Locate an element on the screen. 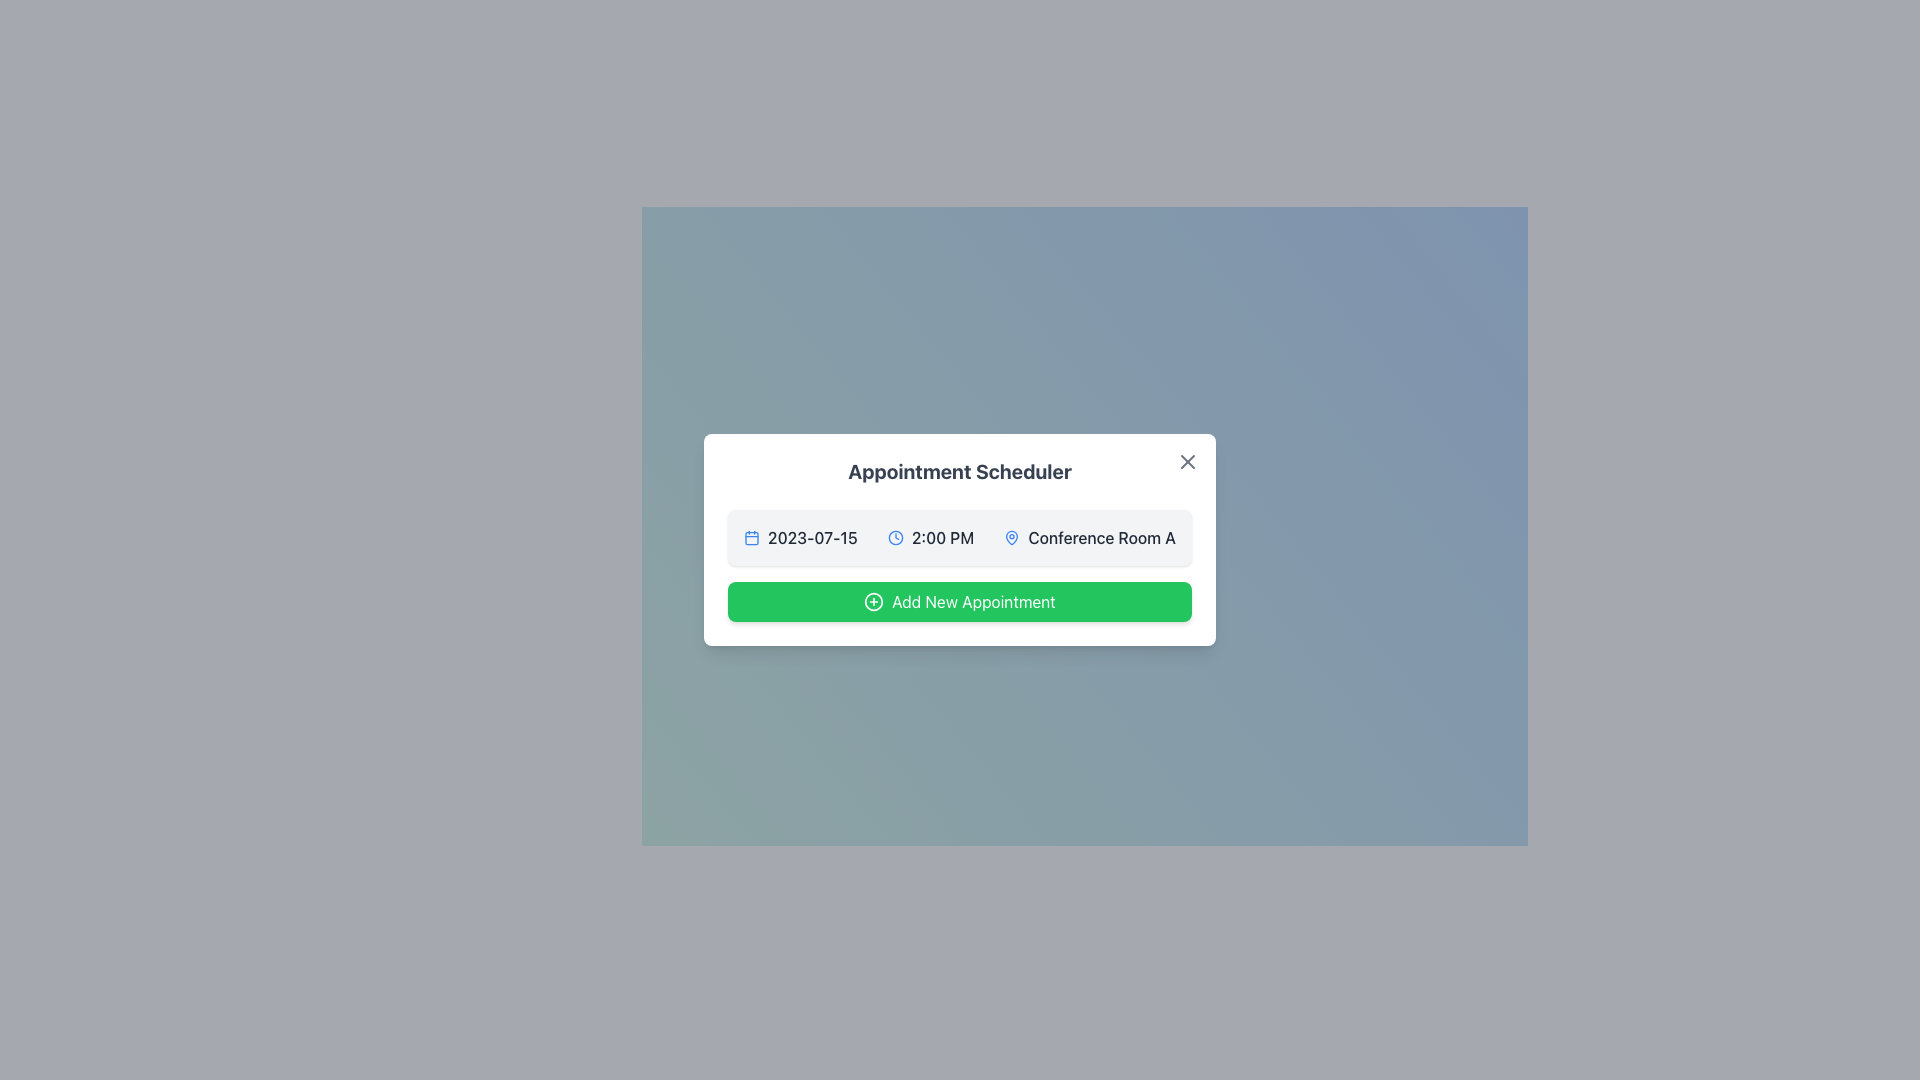 The width and height of the screenshot is (1920, 1080). the small 'X' icon button in the top-right corner of the 'Appointment Scheduler' modal to change its color to red is located at coordinates (1188, 462).